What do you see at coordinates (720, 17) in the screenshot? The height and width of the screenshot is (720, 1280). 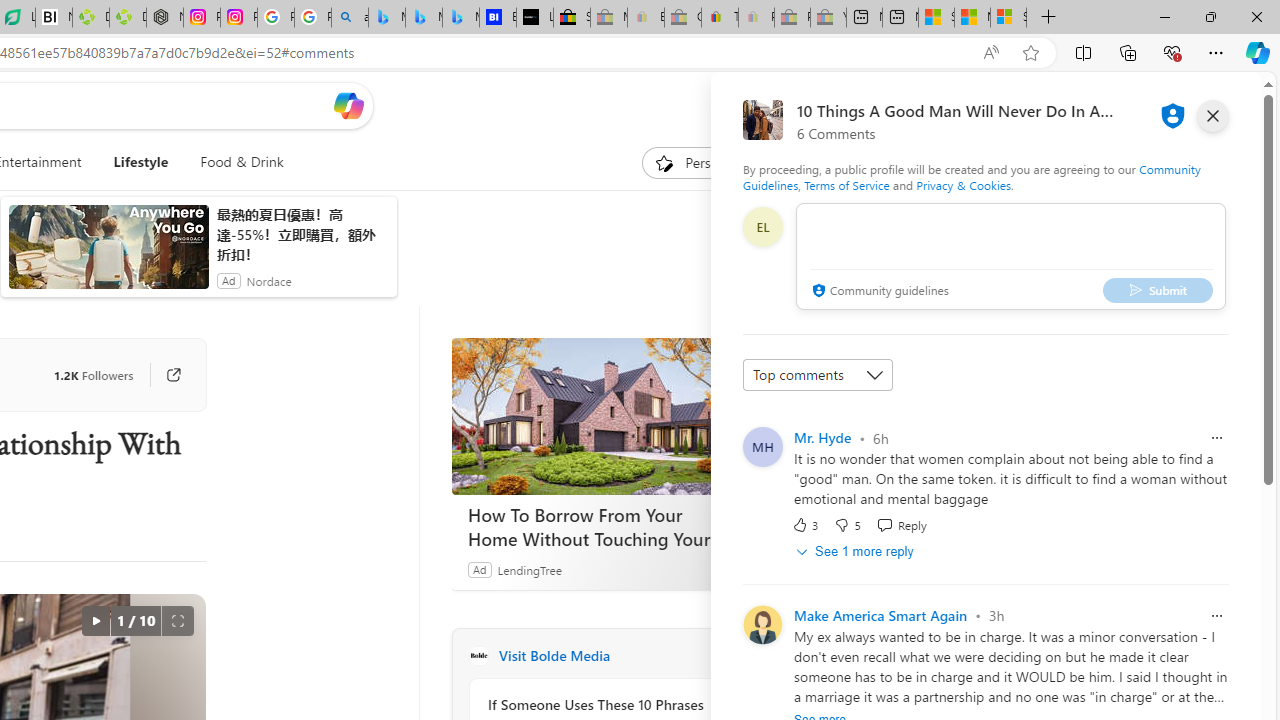 I see `'Threats and offensive language policy | eBay'` at bounding box center [720, 17].